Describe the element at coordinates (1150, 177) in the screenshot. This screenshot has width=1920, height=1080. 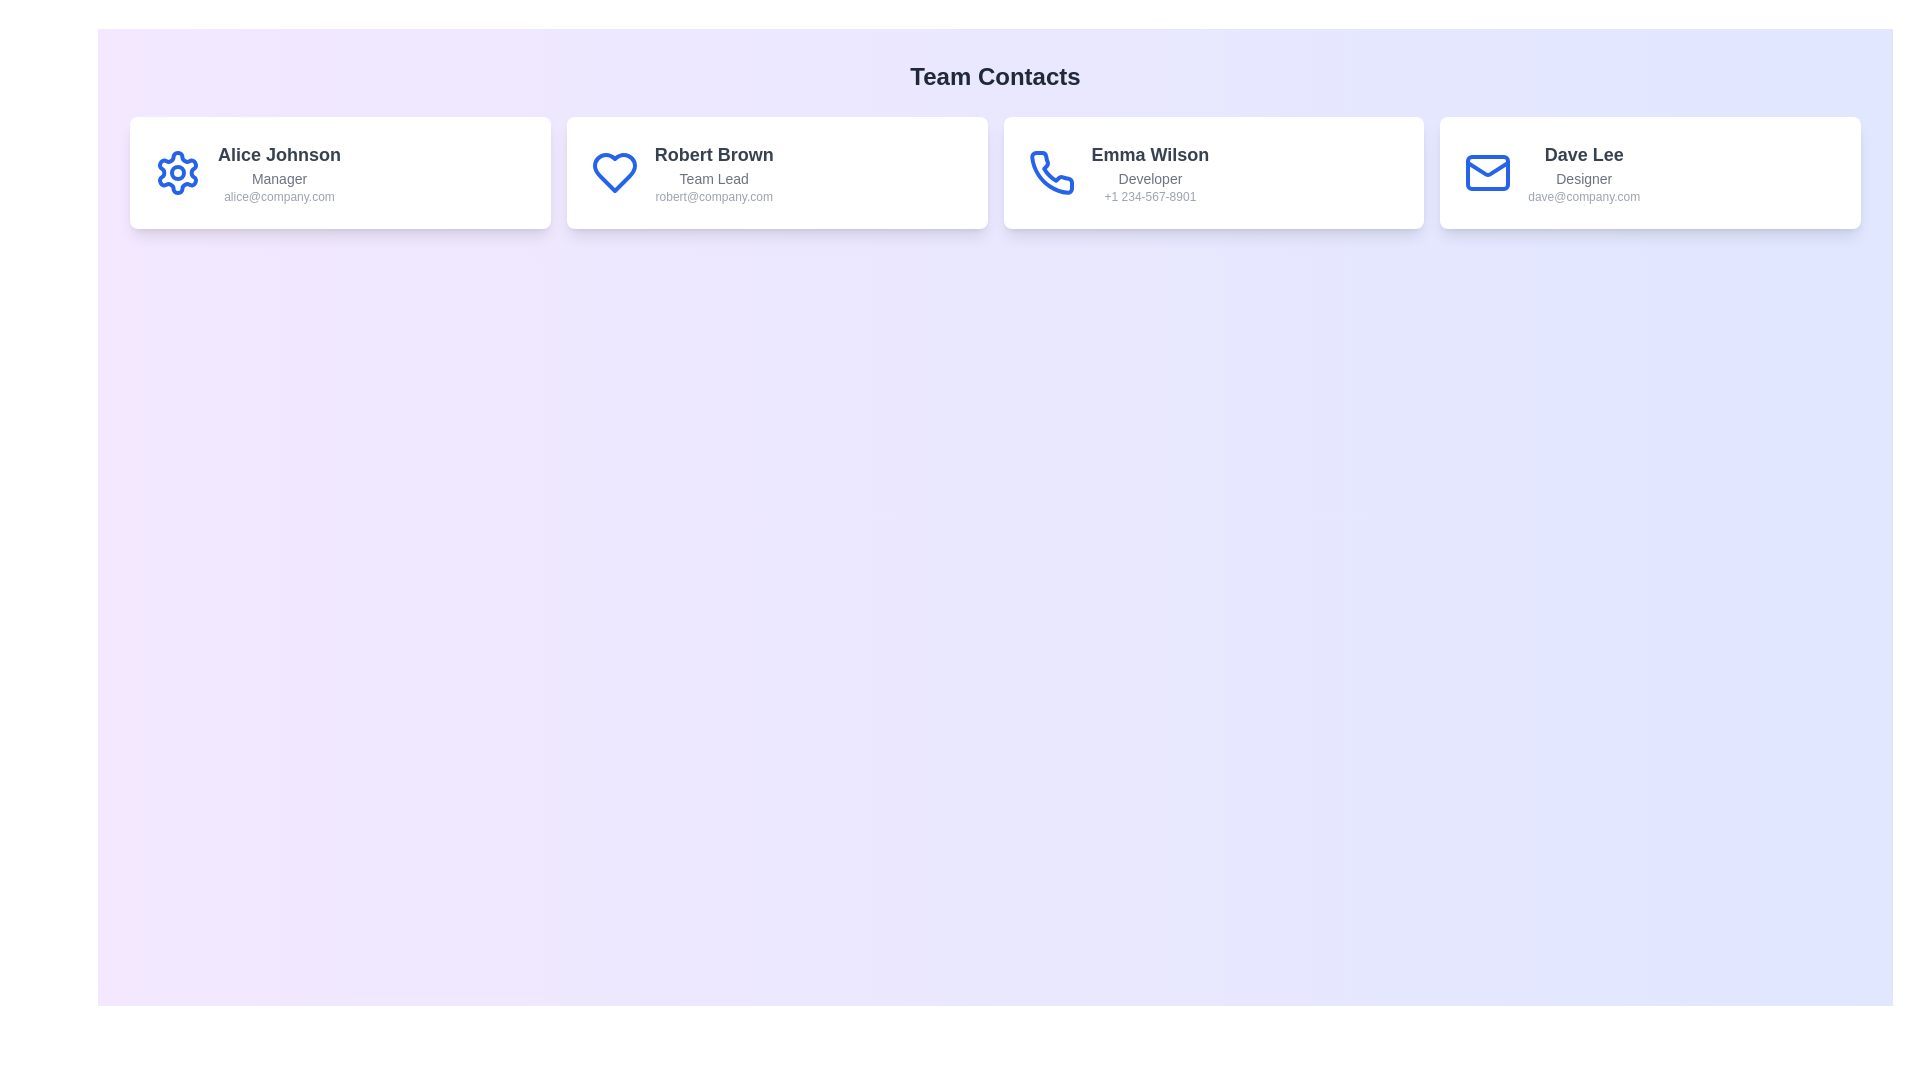
I see `the 'Developer' text label located below 'Emma Wilson' and above the phone number '+1 234-567-8901'` at that location.